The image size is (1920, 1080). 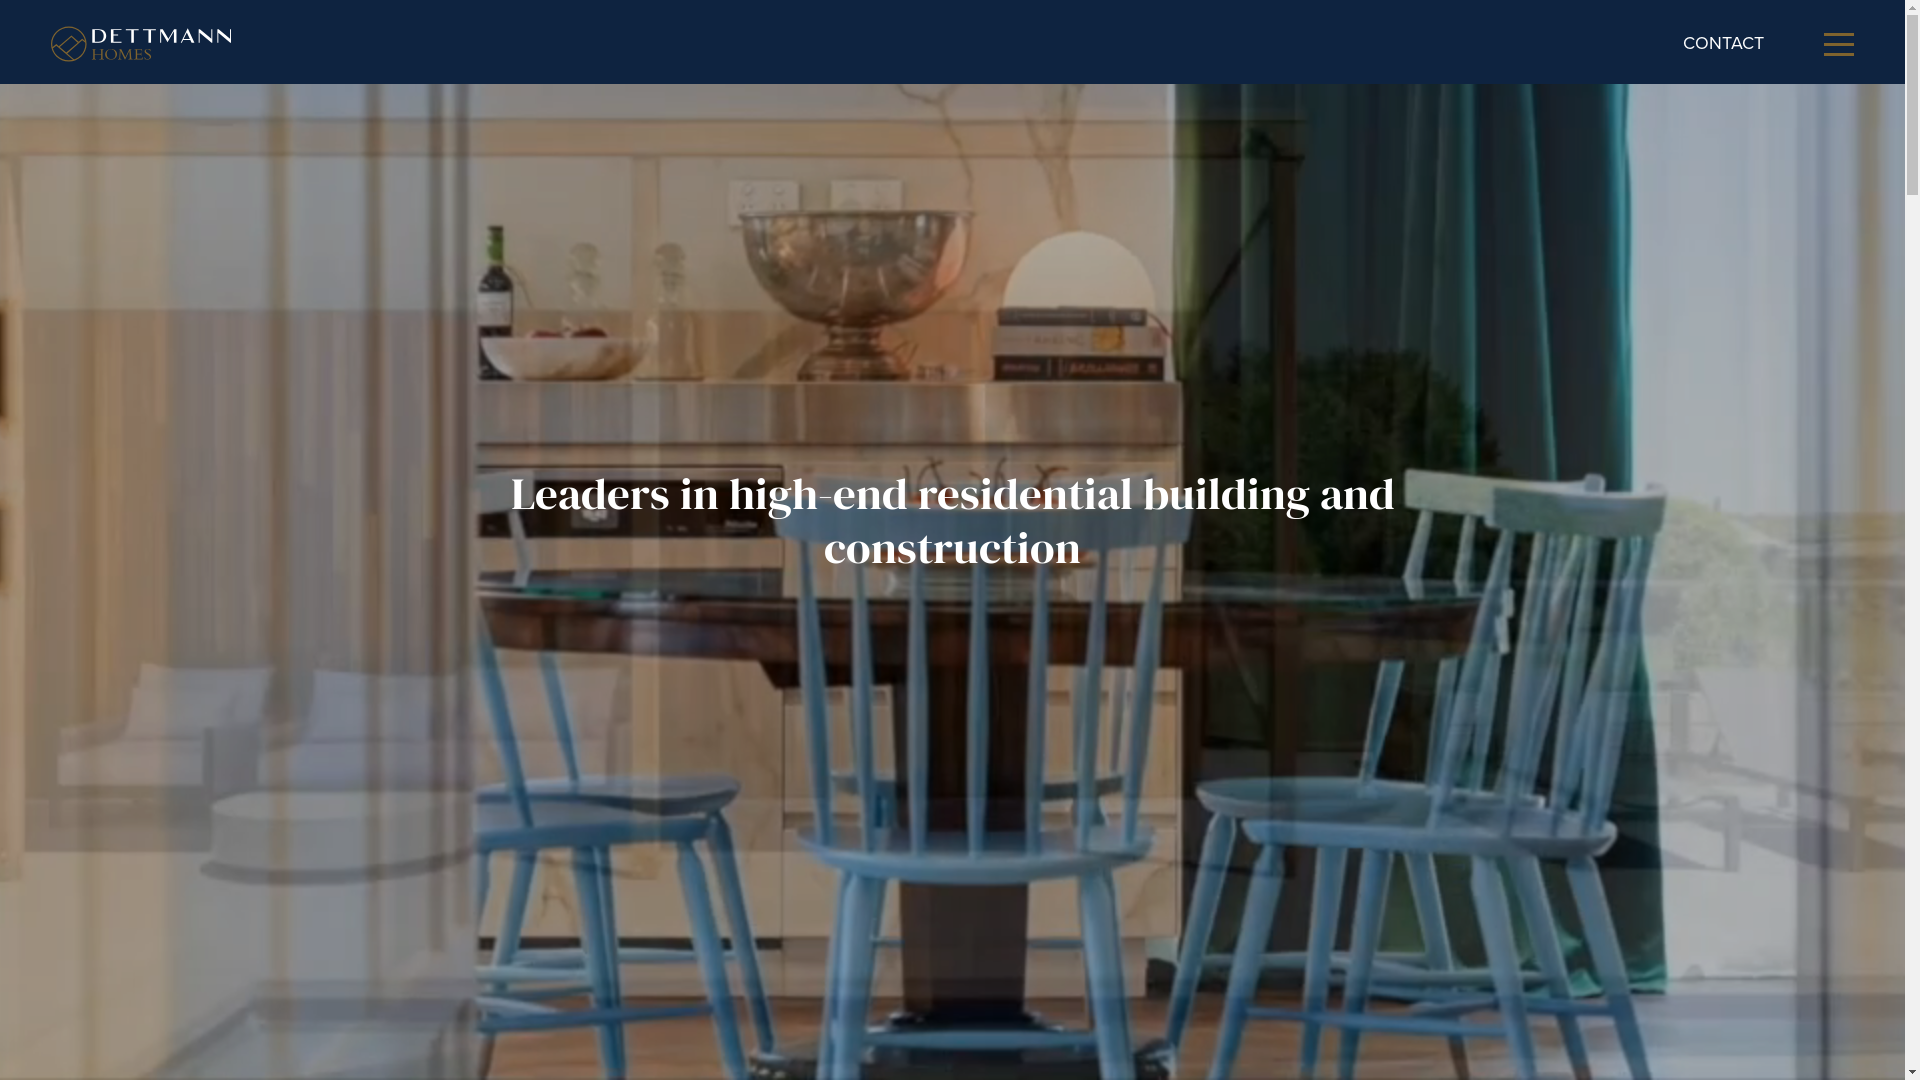 What do you see at coordinates (1722, 42) in the screenshot?
I see `'CONTACT'` at bounding box center [1722, 42].